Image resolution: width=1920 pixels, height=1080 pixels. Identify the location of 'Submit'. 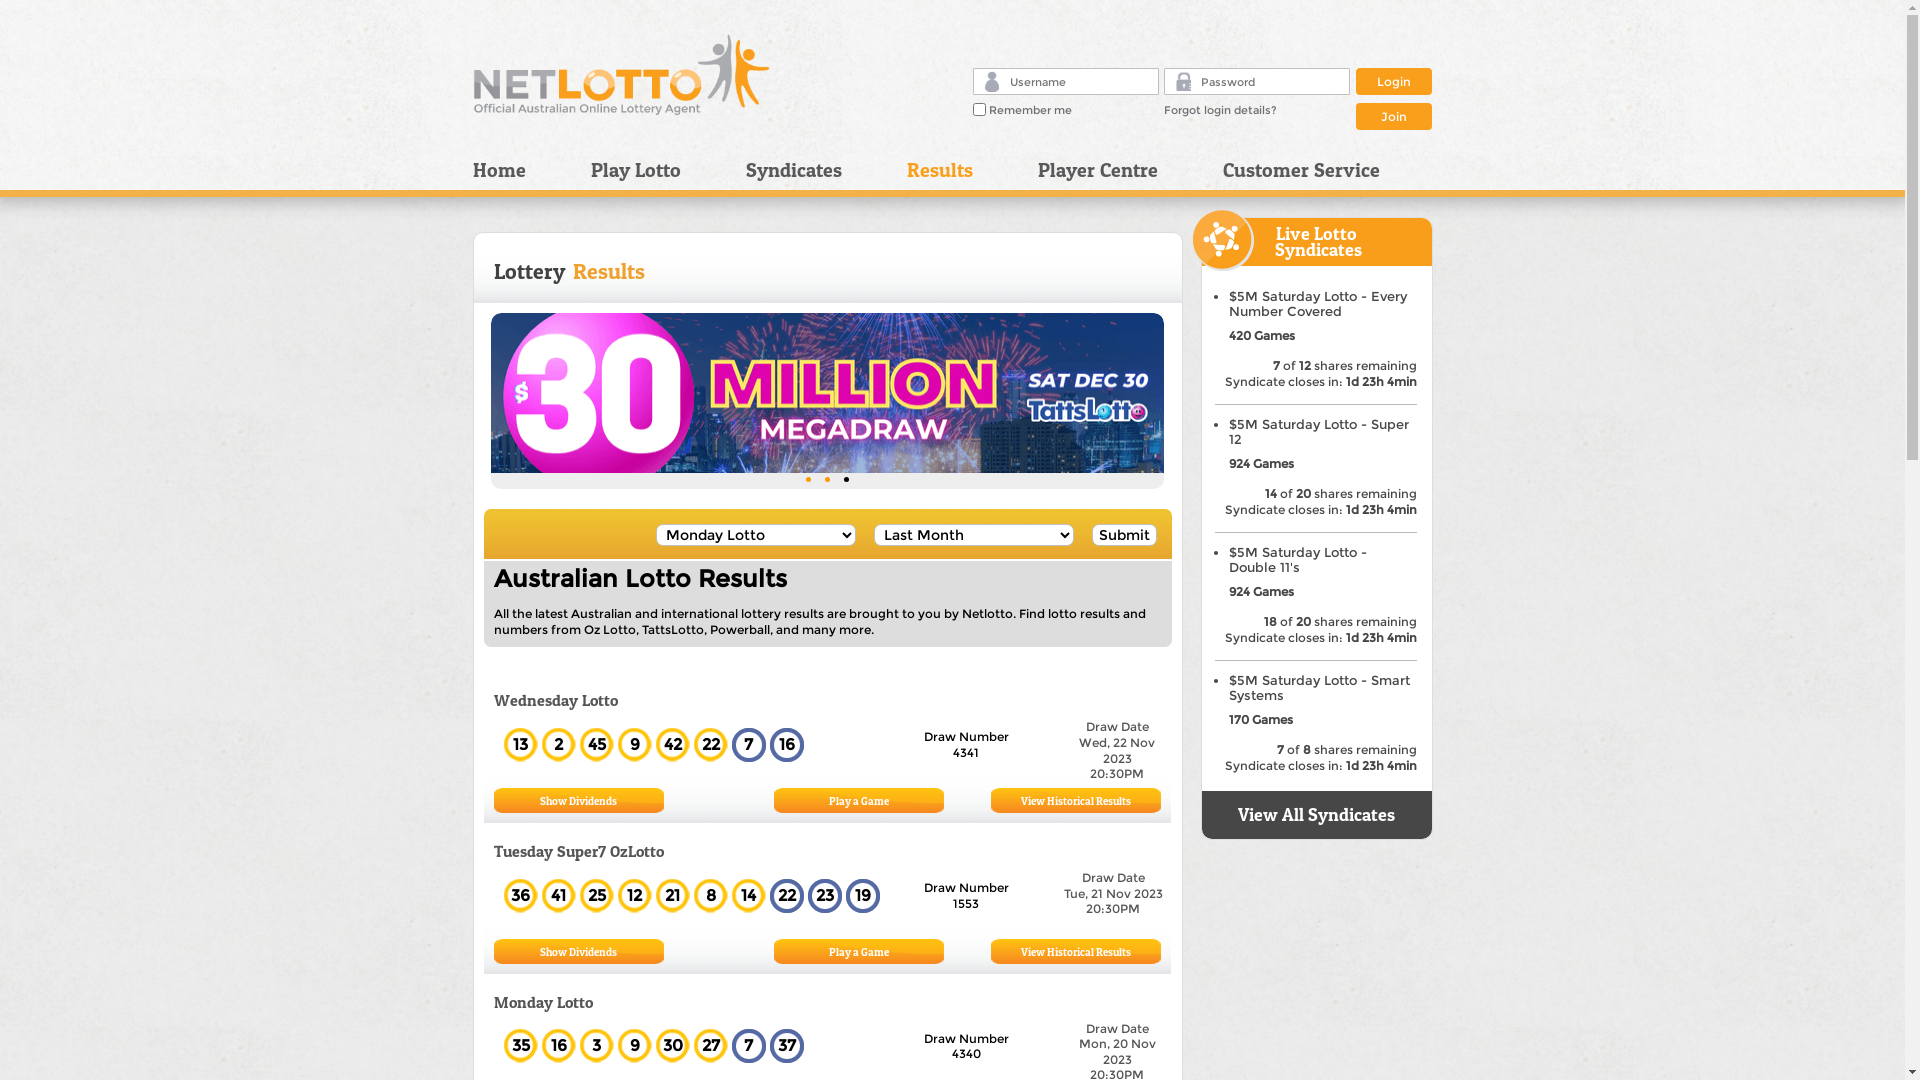
(1124, 534).